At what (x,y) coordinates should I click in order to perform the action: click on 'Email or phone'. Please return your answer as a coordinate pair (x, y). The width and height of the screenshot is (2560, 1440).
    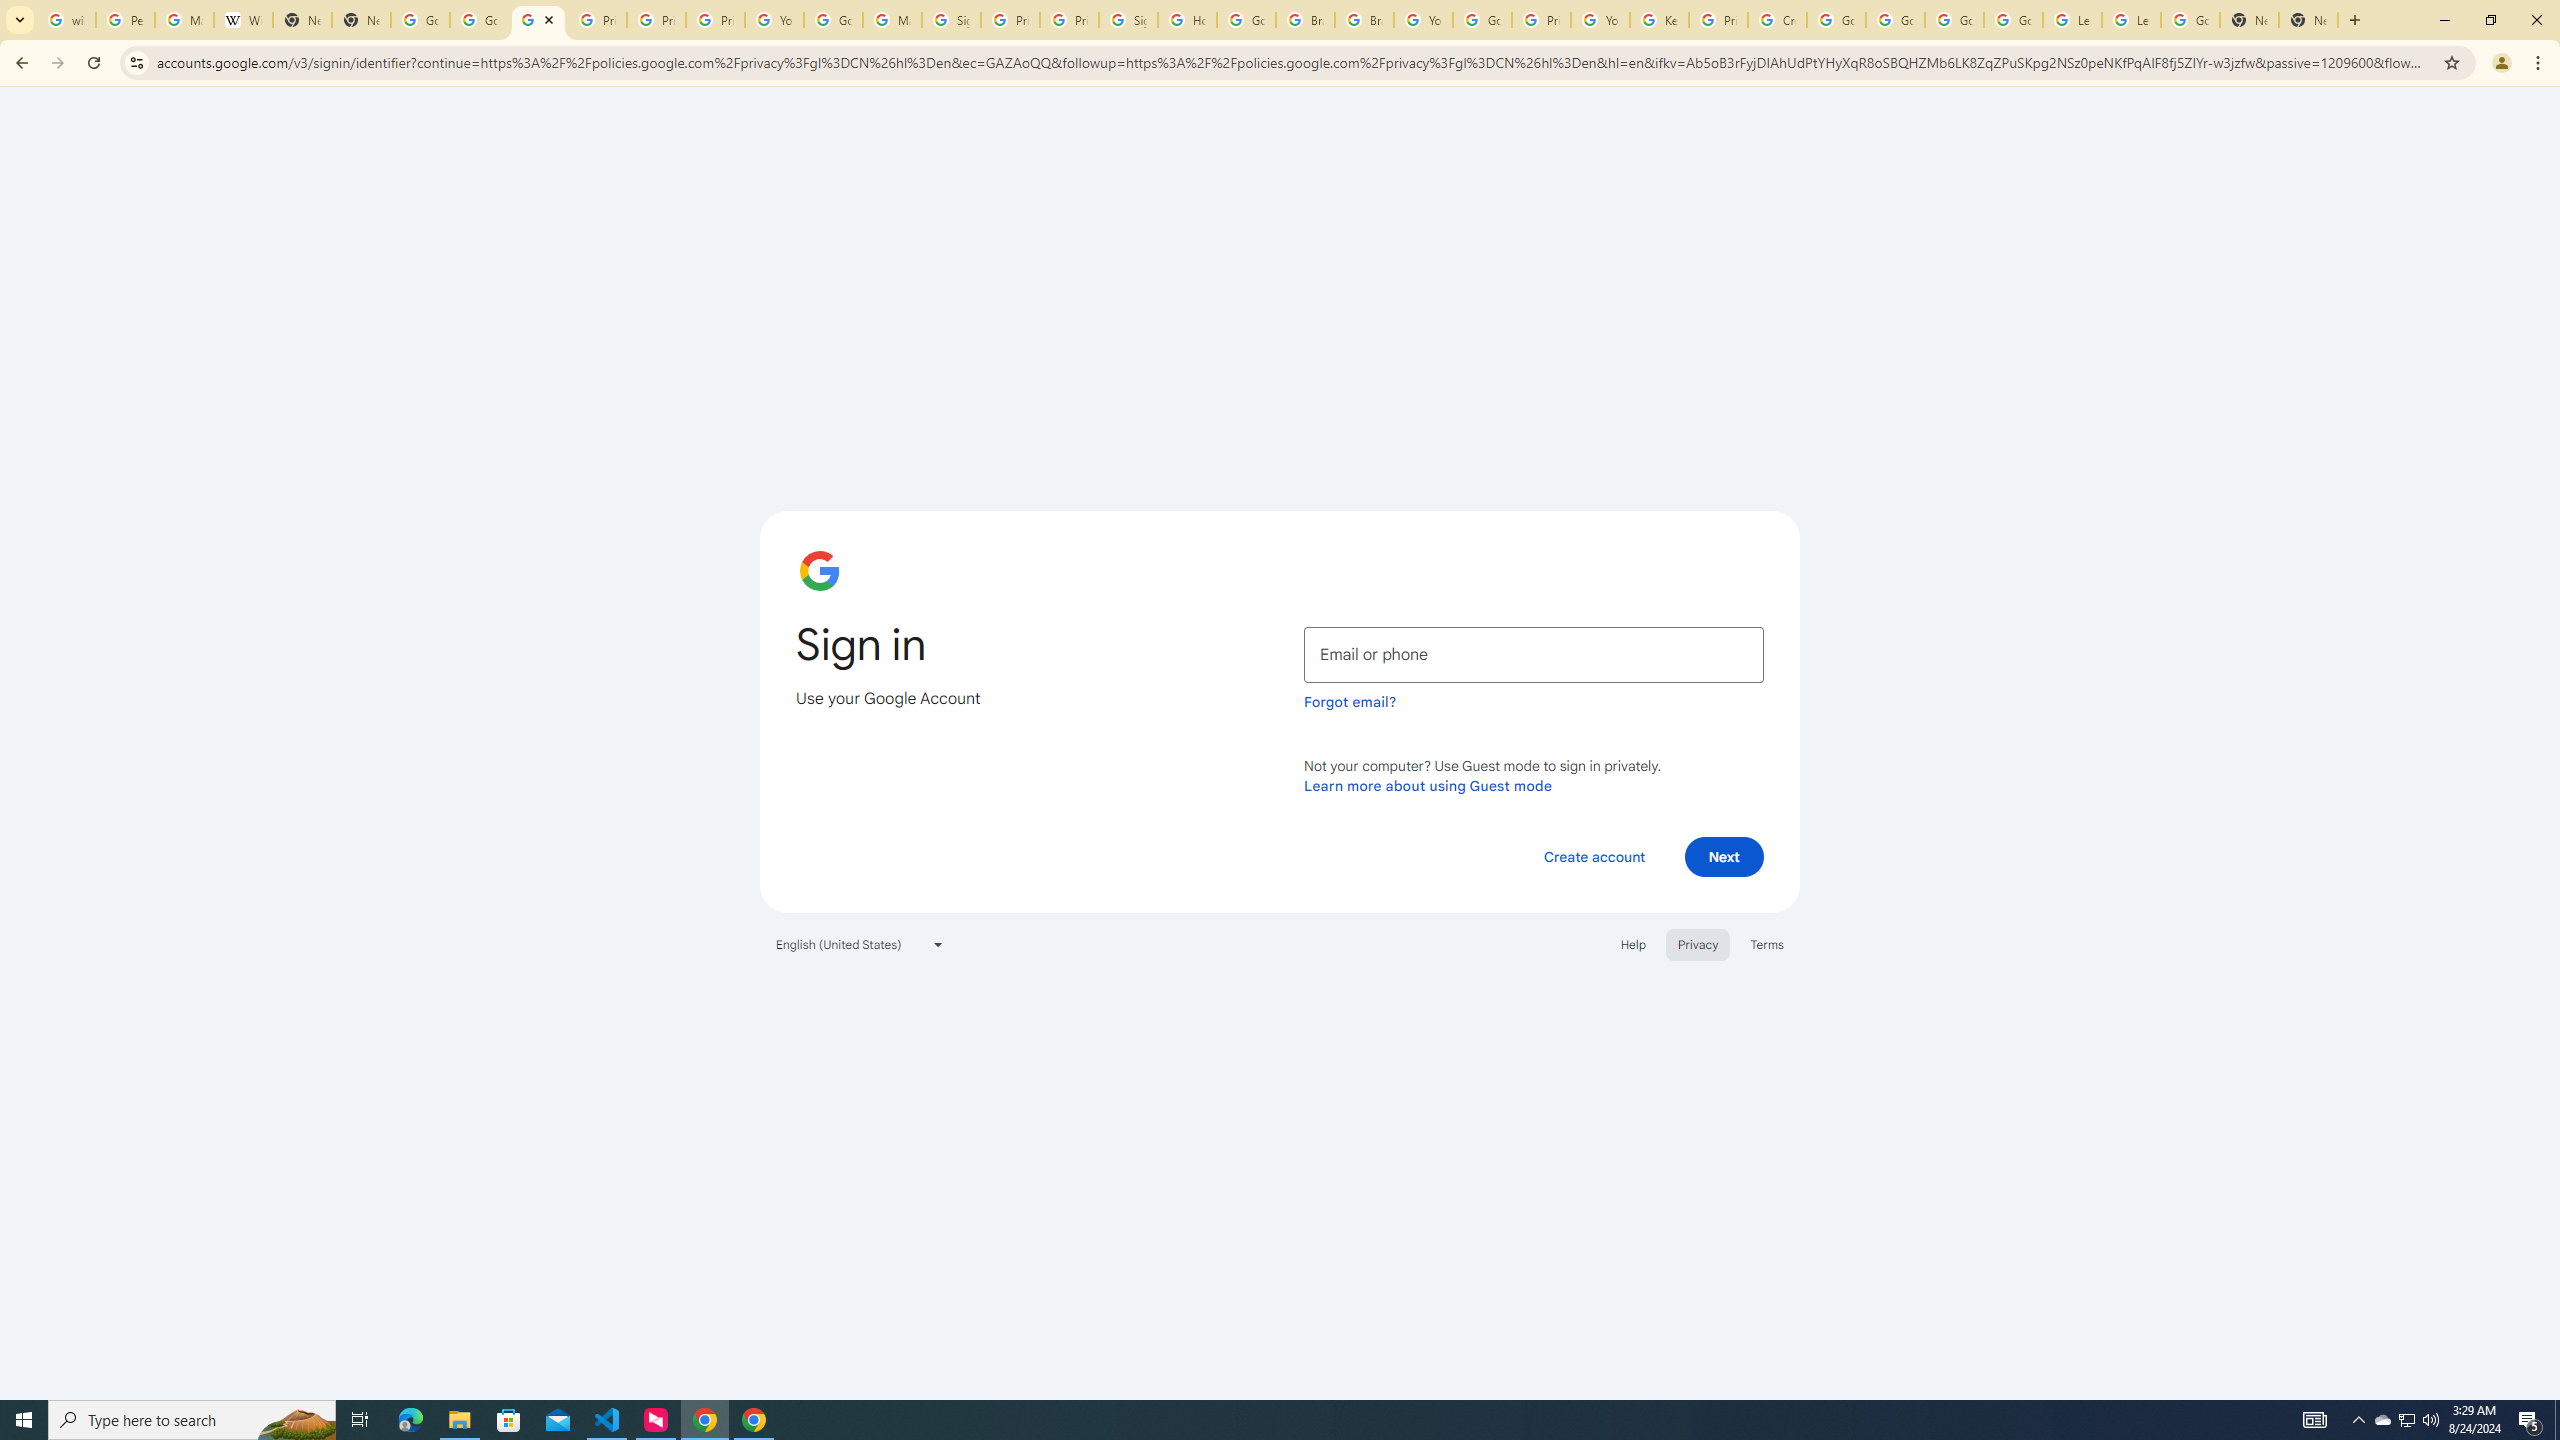
    Looking at the image, I should click on (1533, 654).